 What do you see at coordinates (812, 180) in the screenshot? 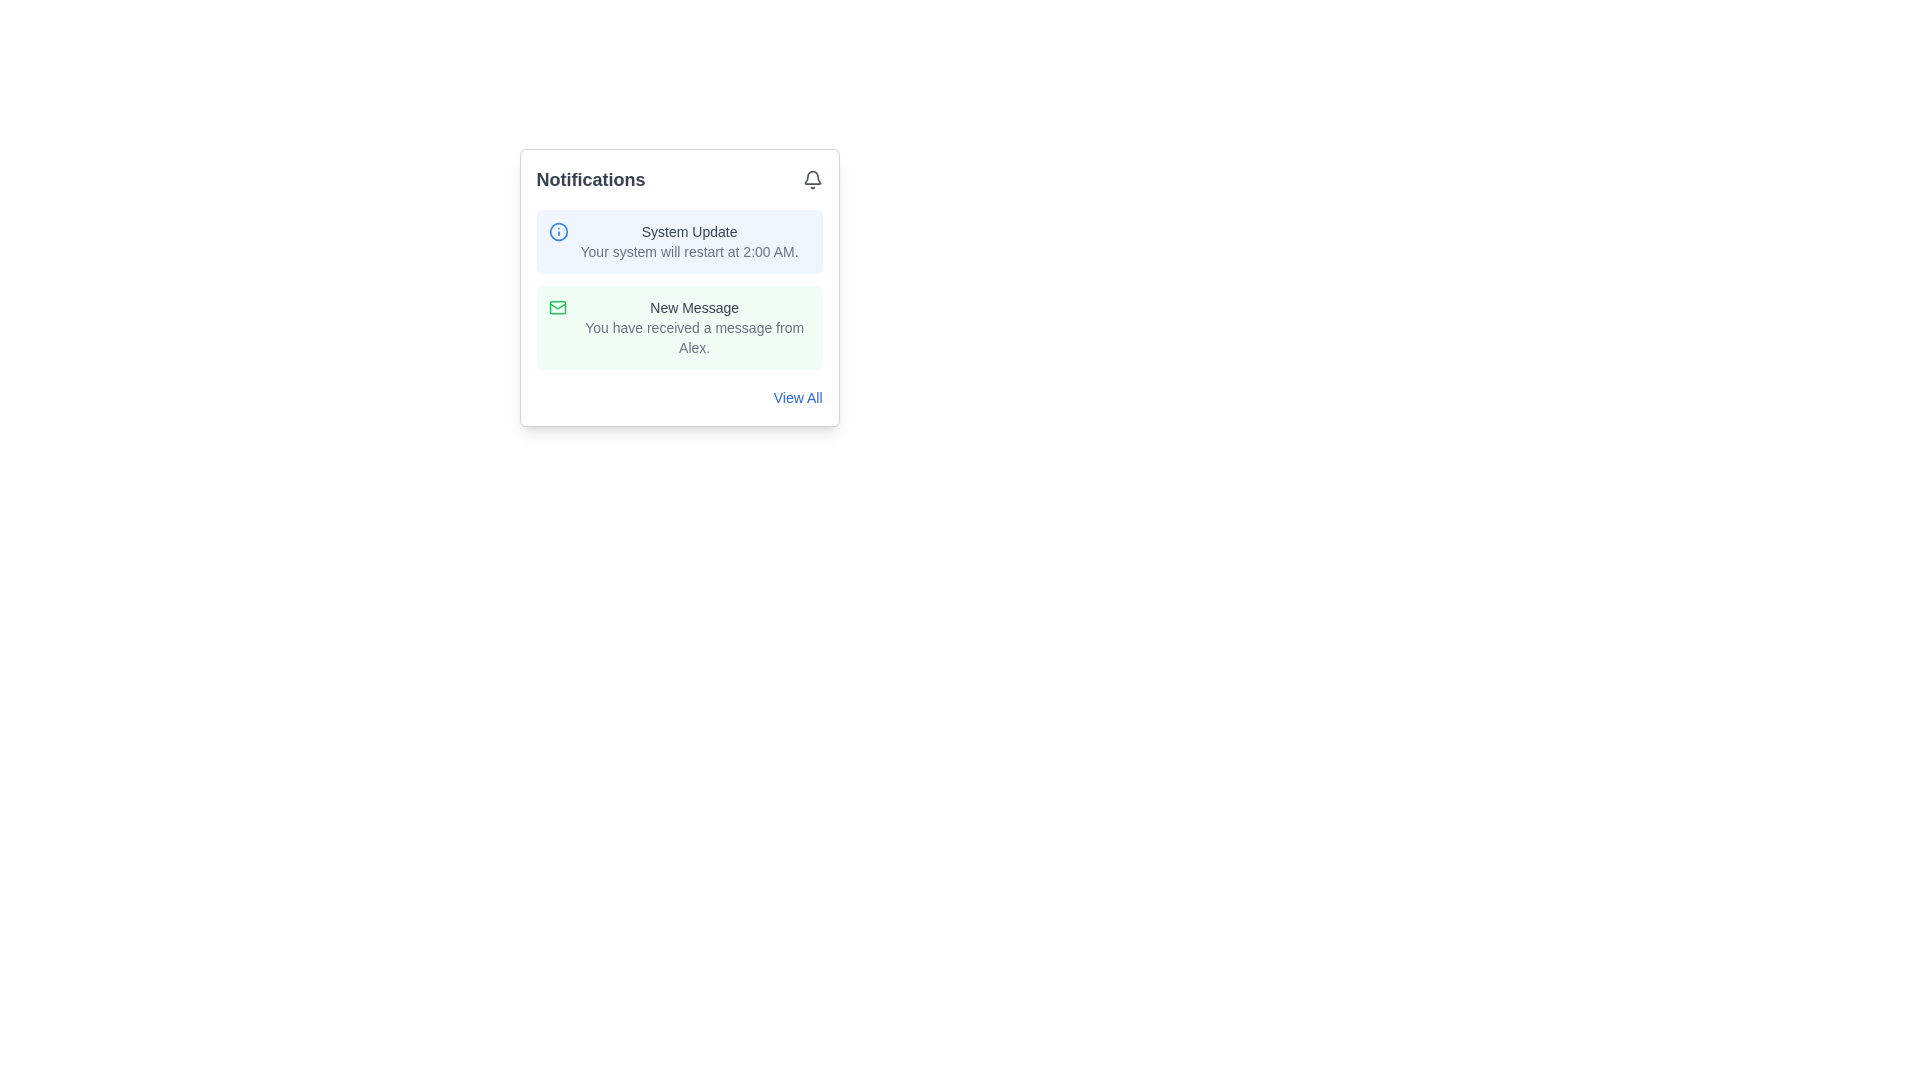
I see `the bell icon located` at bounding box center [812, 180].